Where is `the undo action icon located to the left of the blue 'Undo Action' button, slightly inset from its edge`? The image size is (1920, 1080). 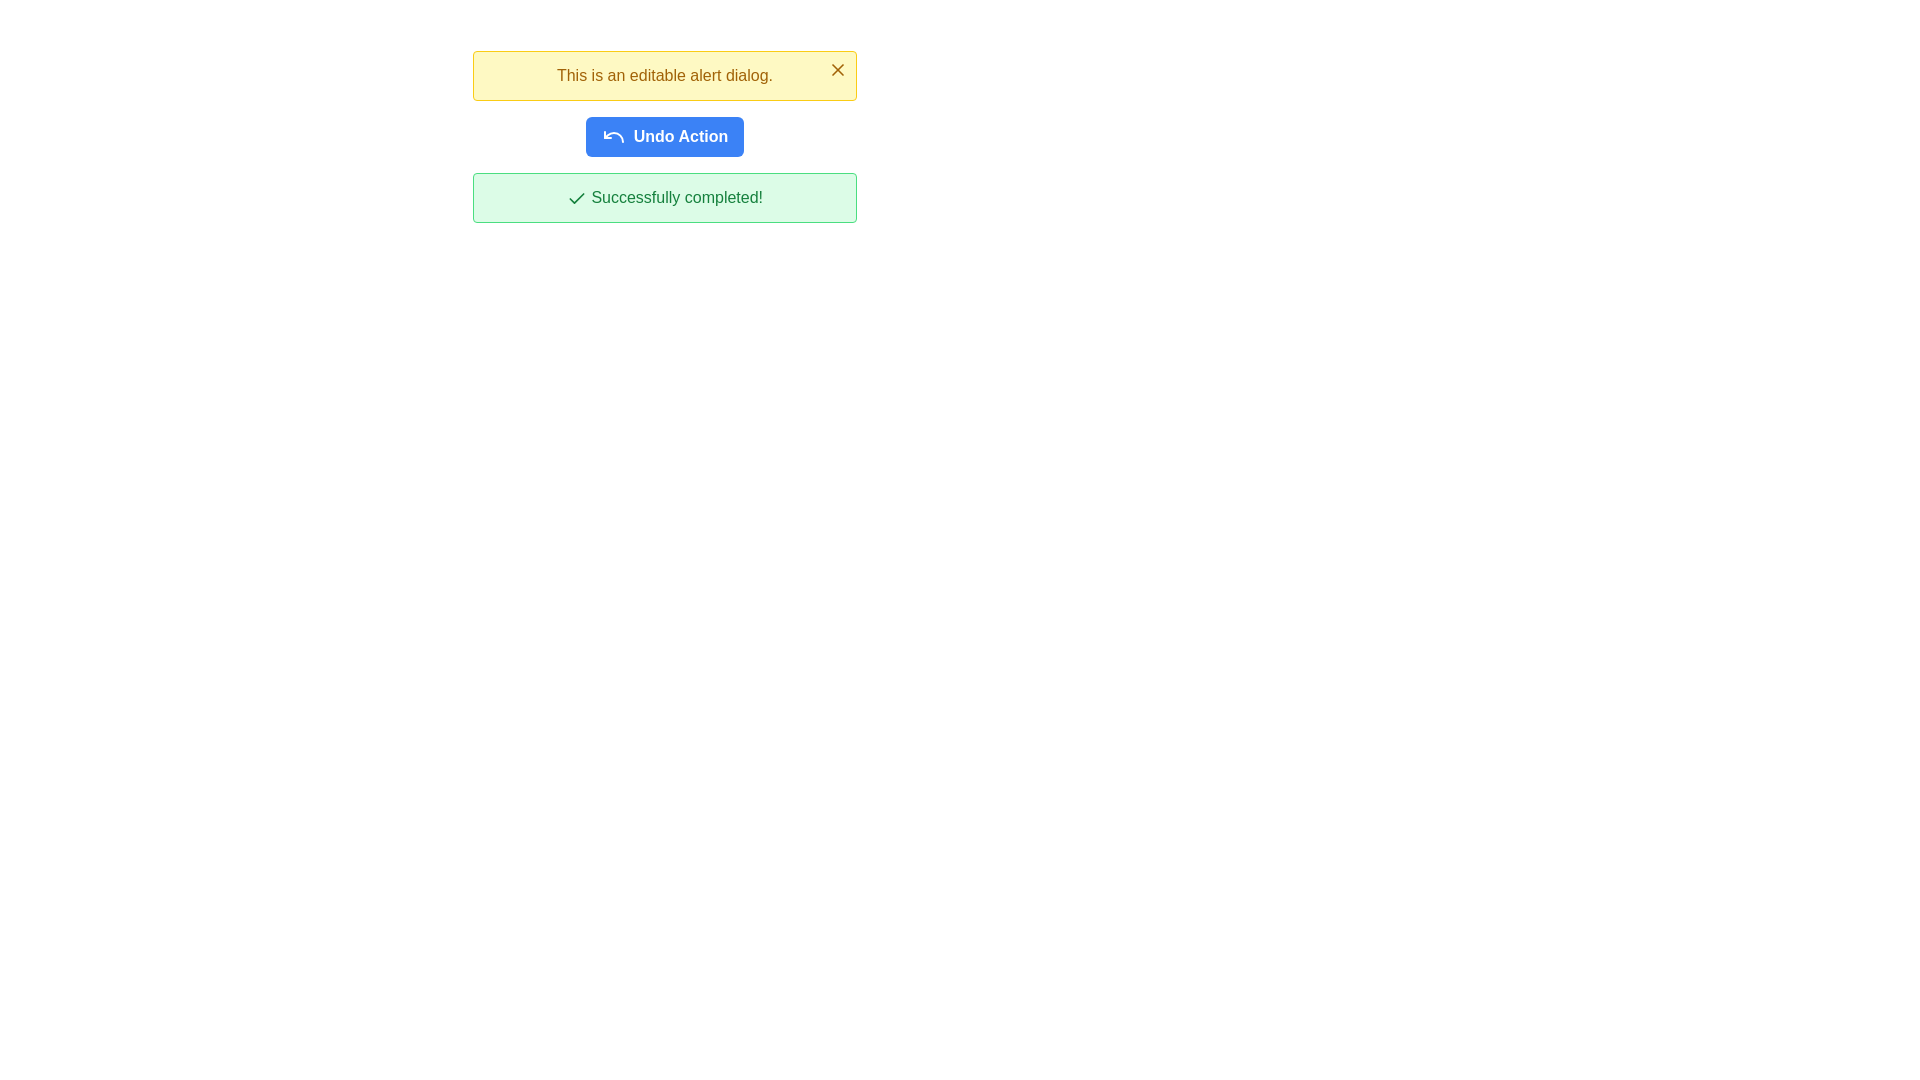
the undo action icon located to the left of the blue 'Undo Action' button, slightly inset from its edge is located at coordinates (612, 136).